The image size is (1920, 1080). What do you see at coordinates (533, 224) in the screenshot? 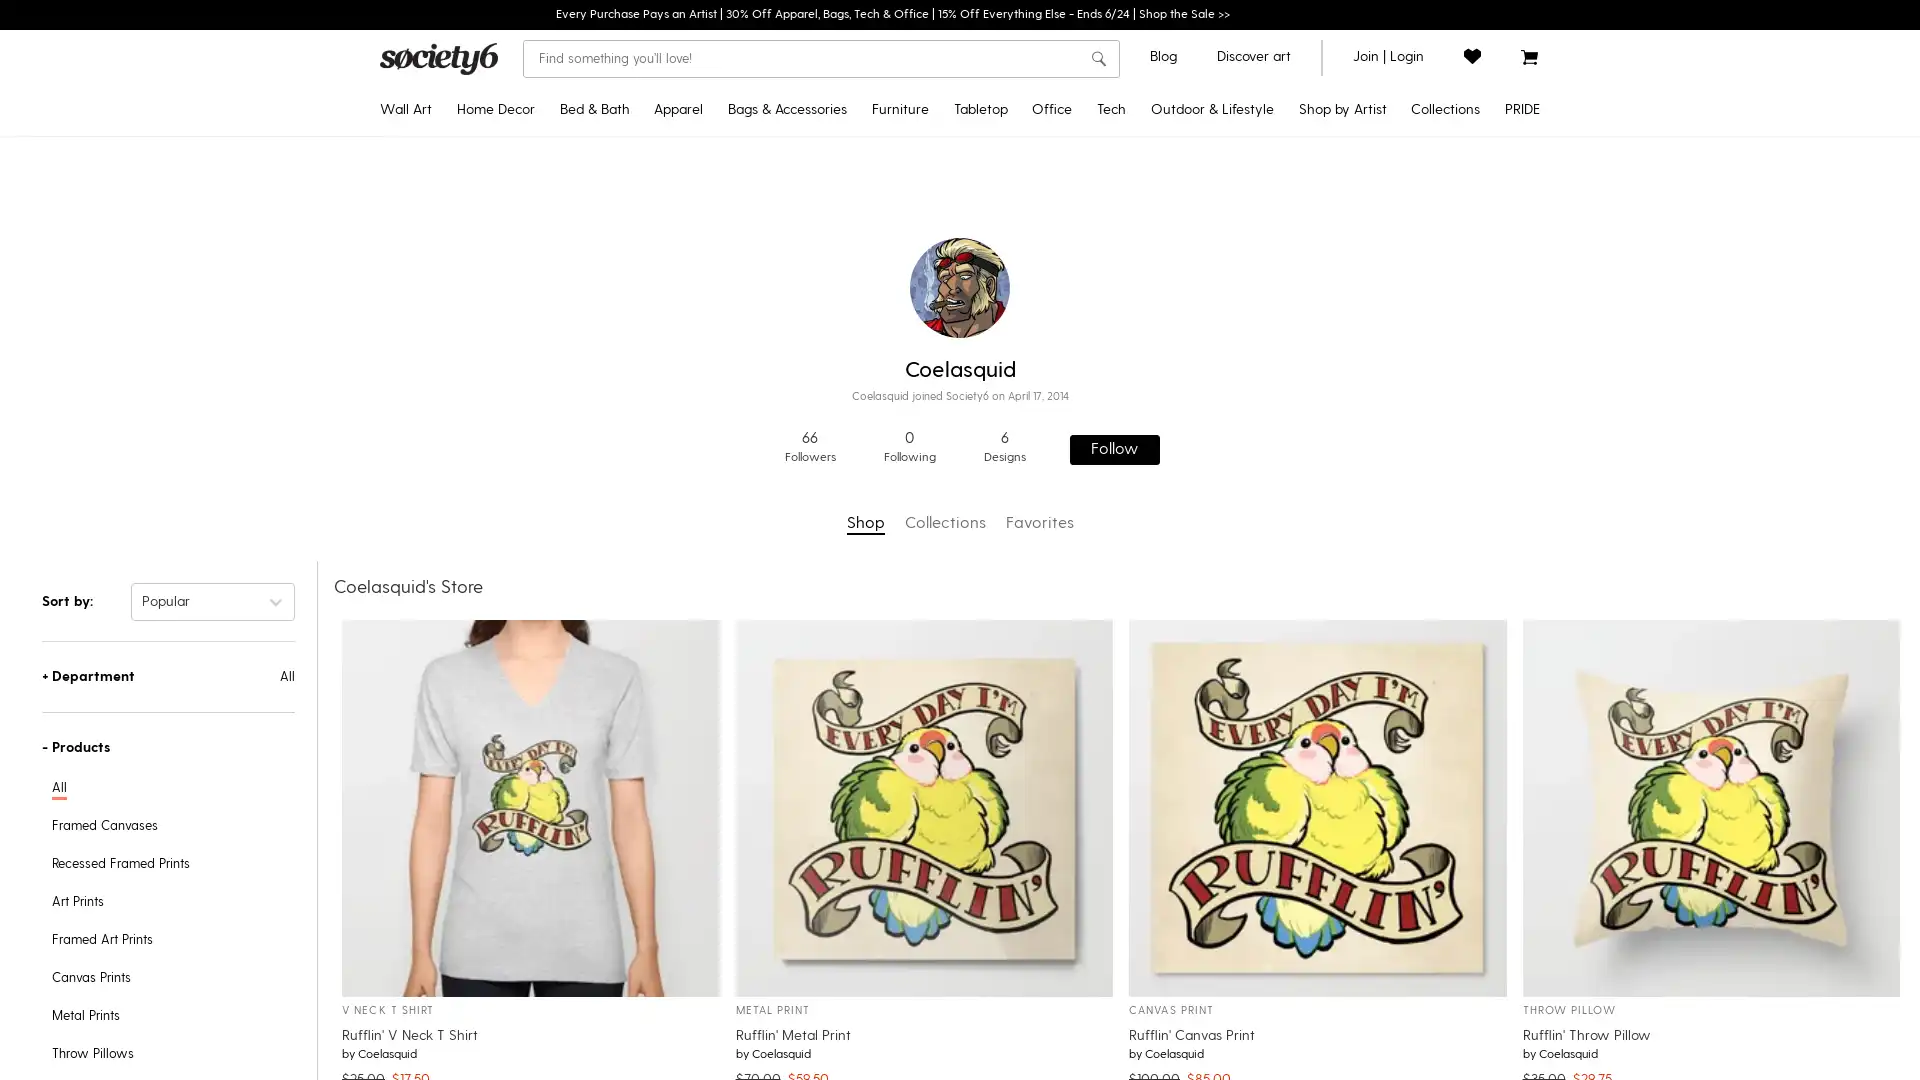
I see `Rectangular Pillows` at bounding box center [533, 224].